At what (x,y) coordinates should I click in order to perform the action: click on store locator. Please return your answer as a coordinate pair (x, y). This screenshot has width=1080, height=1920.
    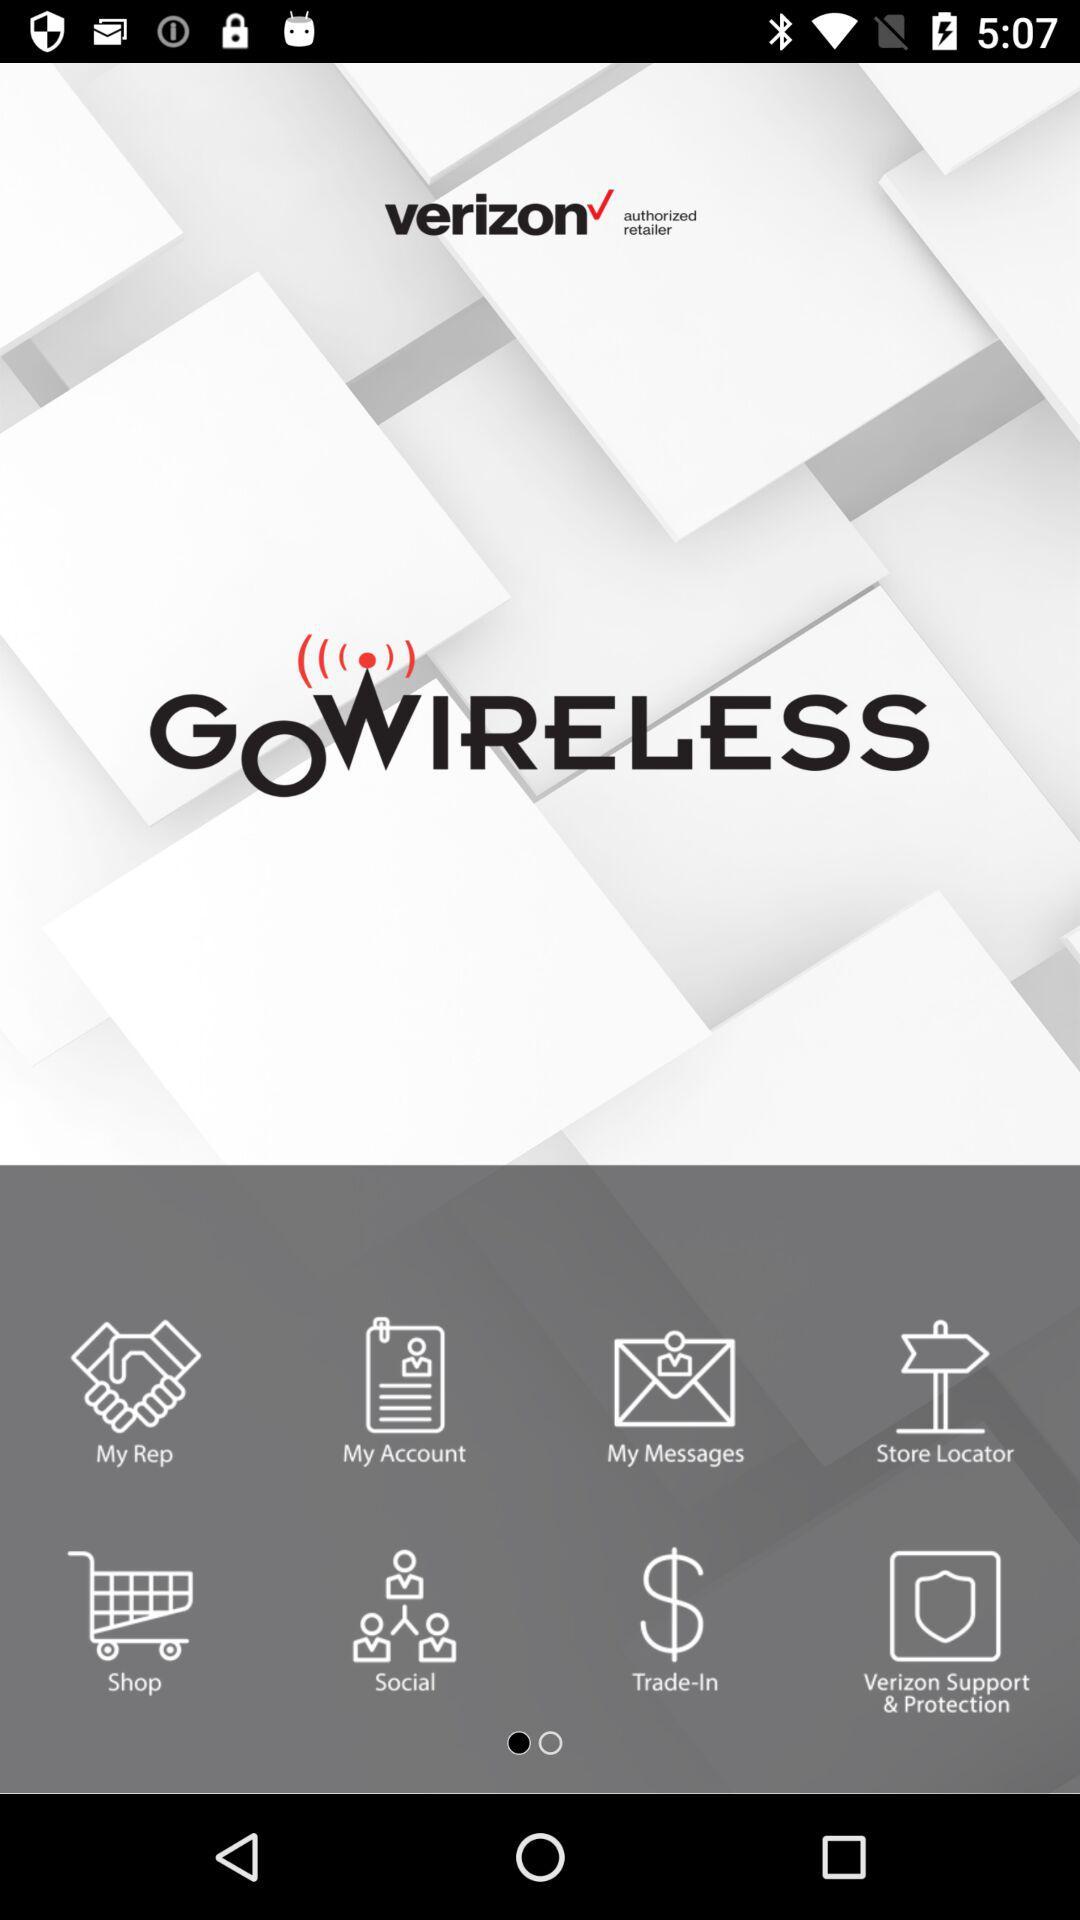
    Looking at the image, I should click on (945, 1391).